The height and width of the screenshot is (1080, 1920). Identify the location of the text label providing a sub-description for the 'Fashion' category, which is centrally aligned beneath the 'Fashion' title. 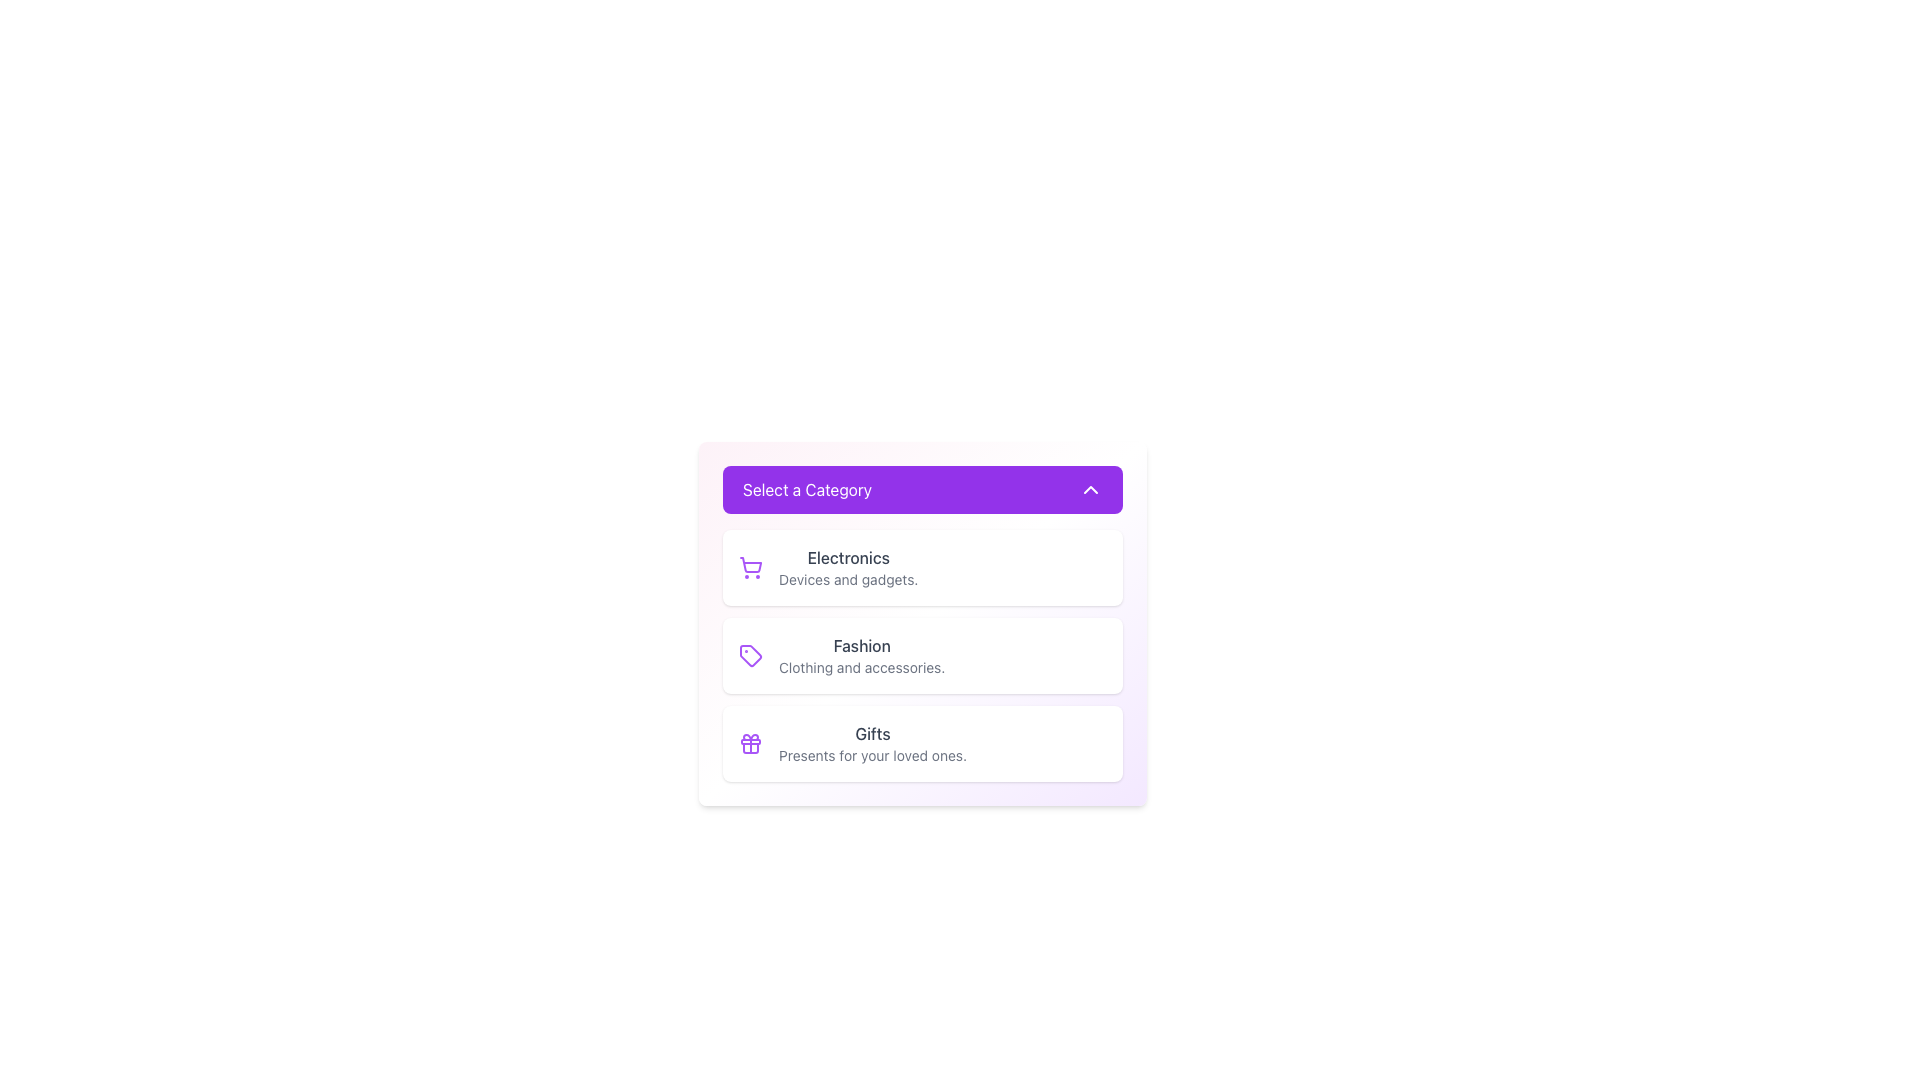
(862, 667).